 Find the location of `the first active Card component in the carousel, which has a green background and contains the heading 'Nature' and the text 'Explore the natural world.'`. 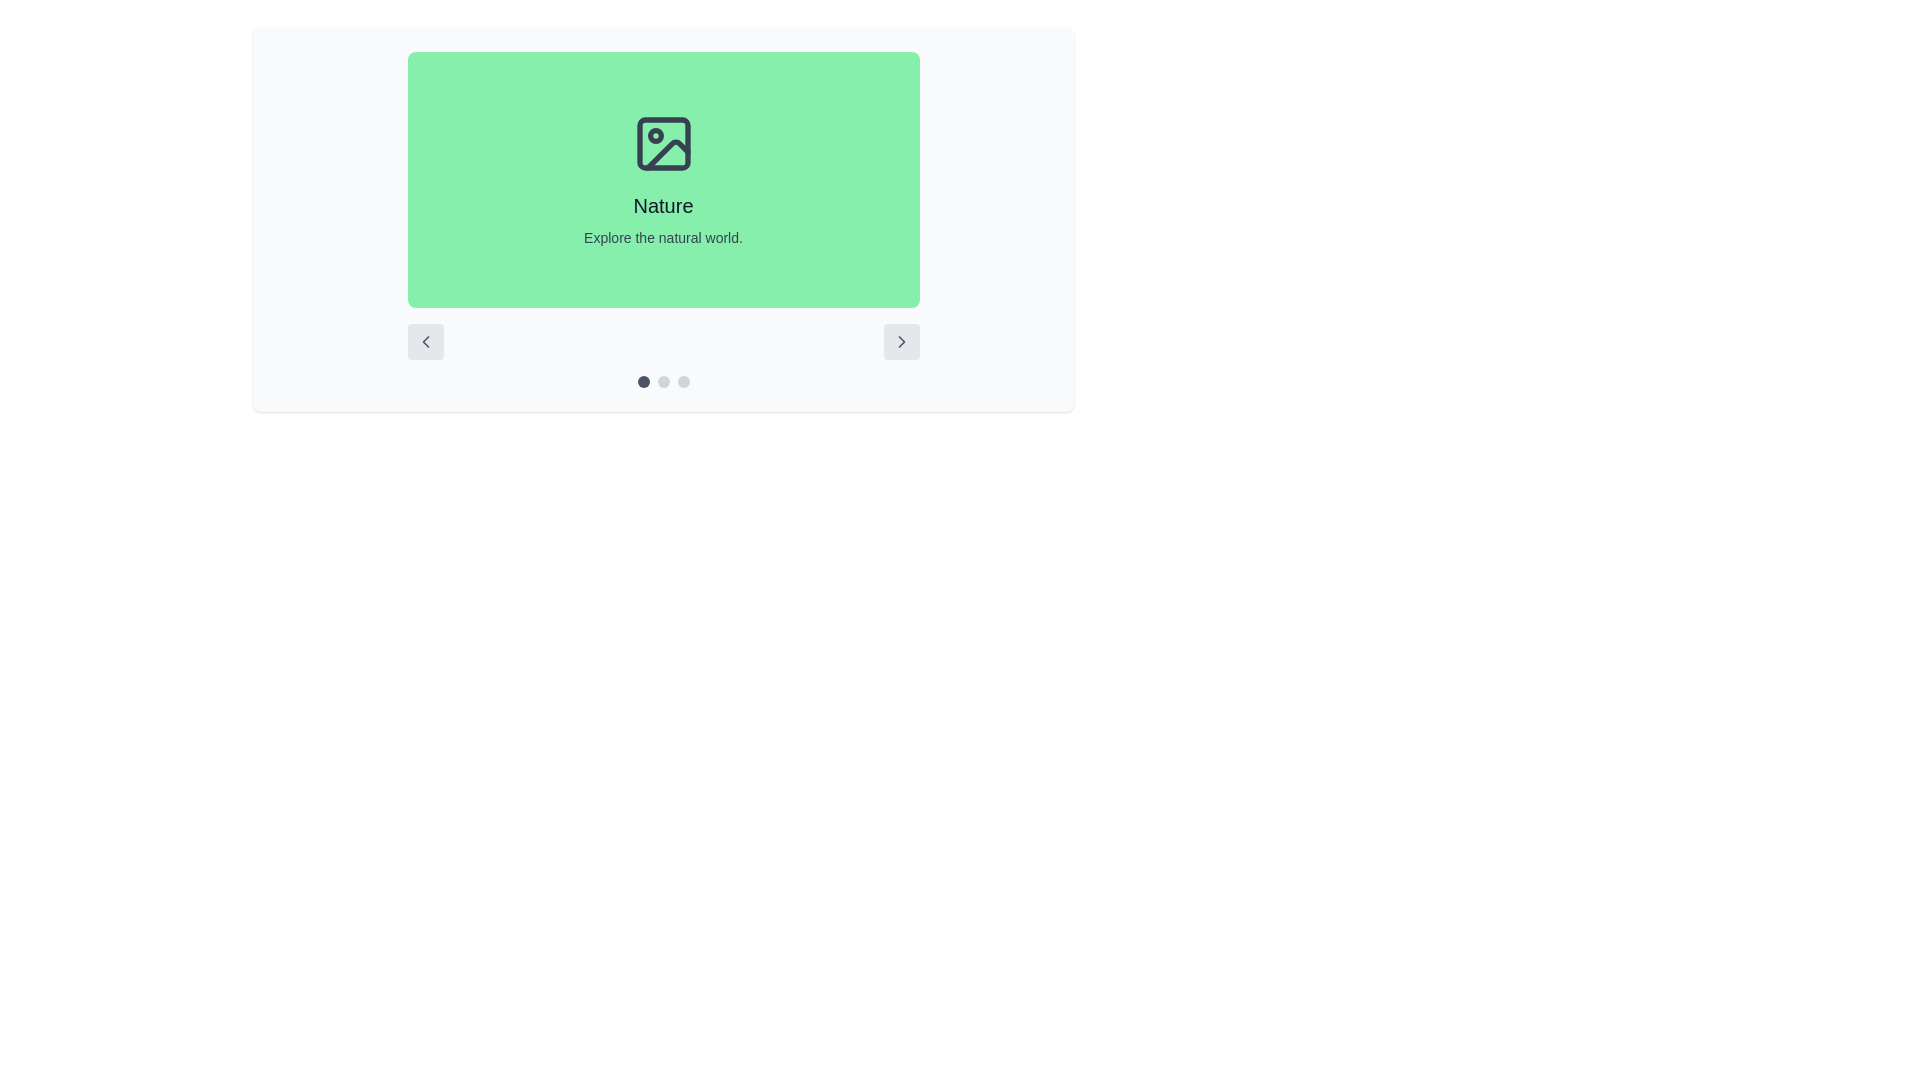

the first active Card component in the carousel, which has a green background and contains the heading 'Nature' and the text 'Explore the natural world.' is located at coordinates (663, 180).